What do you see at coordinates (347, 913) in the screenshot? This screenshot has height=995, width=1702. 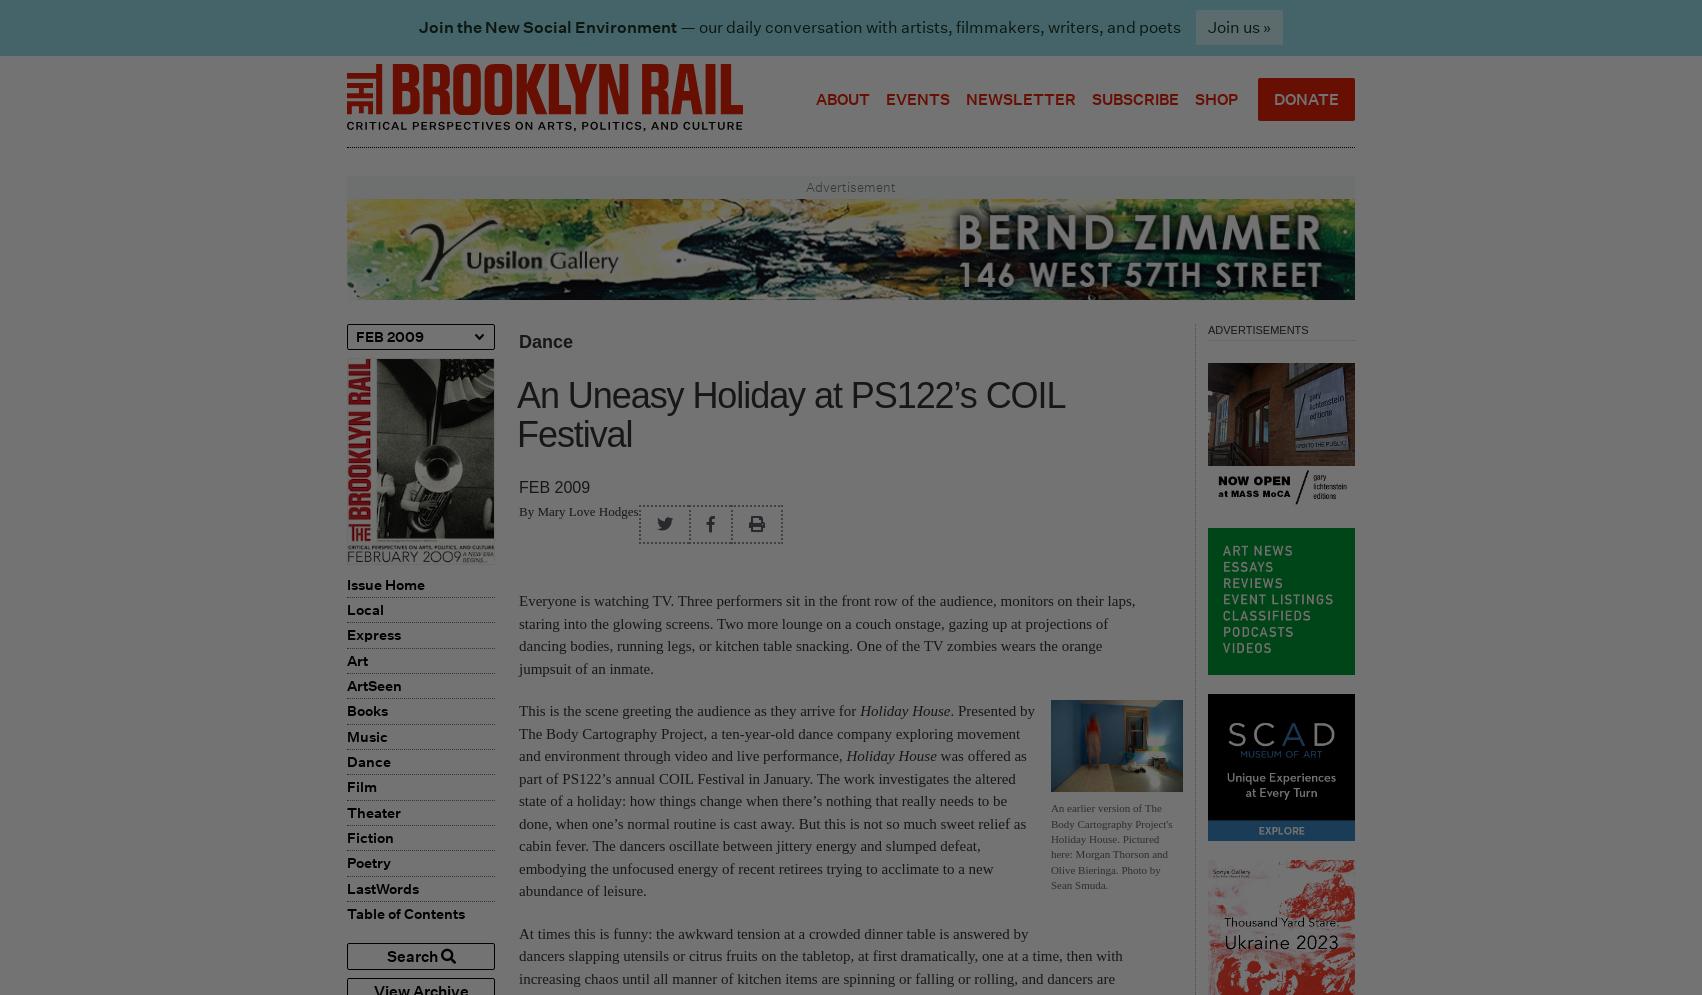 I see `'Table of Contents'` at bounding box center [347, 913].